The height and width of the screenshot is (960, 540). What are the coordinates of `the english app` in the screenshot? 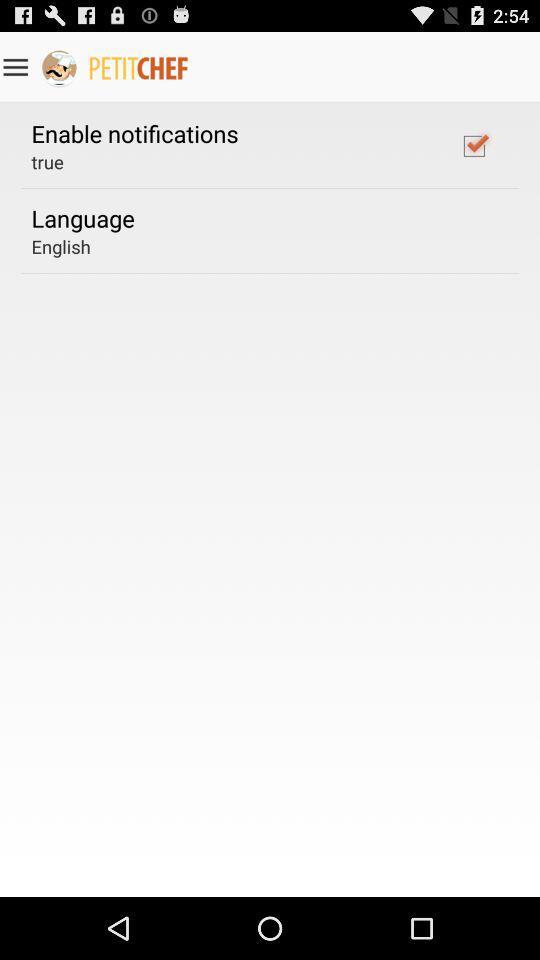 It's located at (61, 245).